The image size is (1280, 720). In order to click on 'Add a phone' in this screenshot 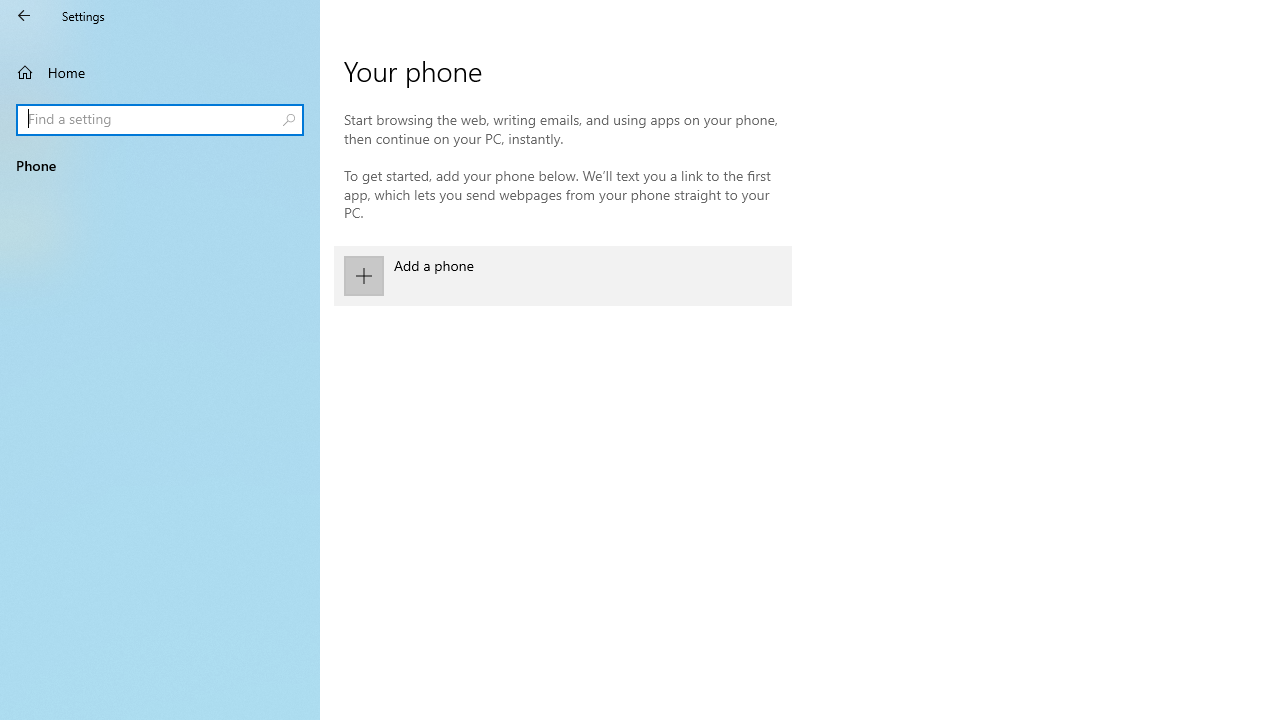, I will do `click(562, 276)`.